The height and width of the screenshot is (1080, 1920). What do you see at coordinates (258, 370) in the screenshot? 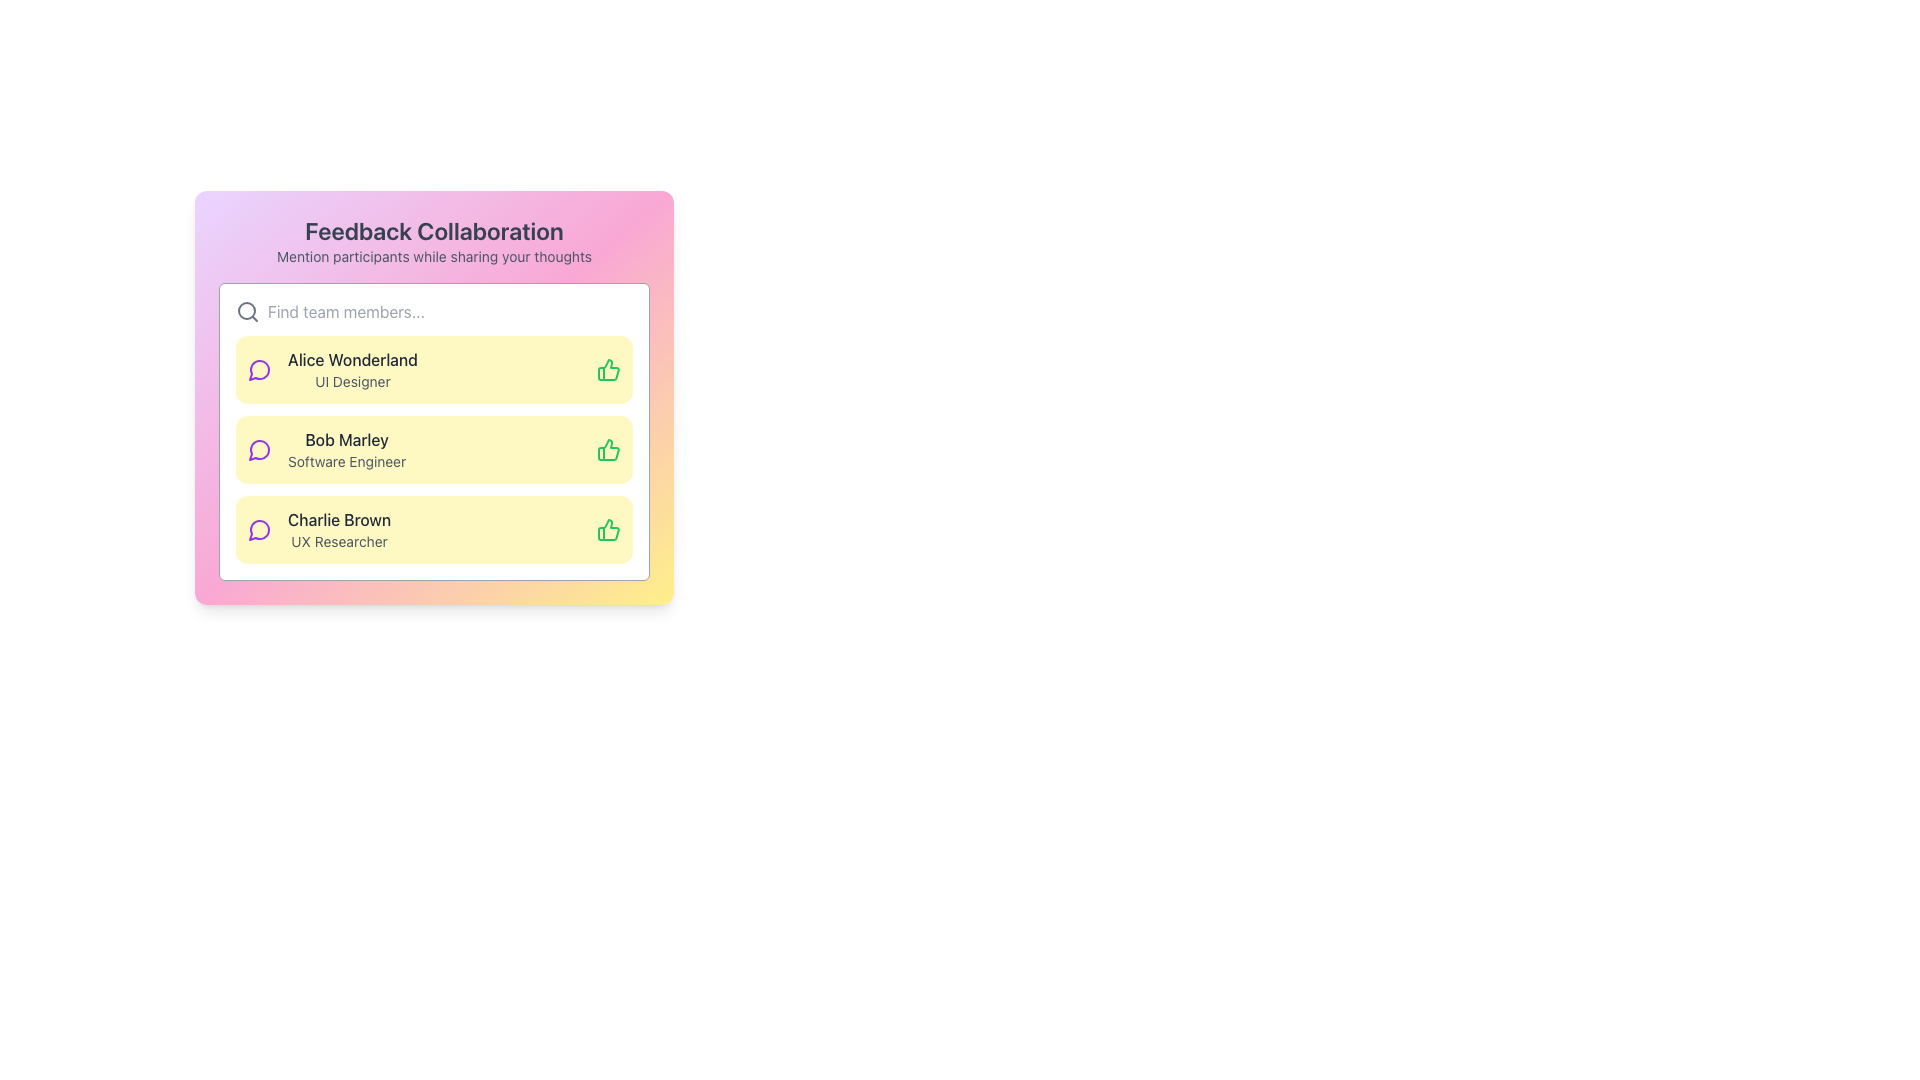
I see `the circular speech bubble tail within the purple icon on the left side of the row labeled 'Alice Wonderland, UI Designer'` at bounding box center [258, 370].